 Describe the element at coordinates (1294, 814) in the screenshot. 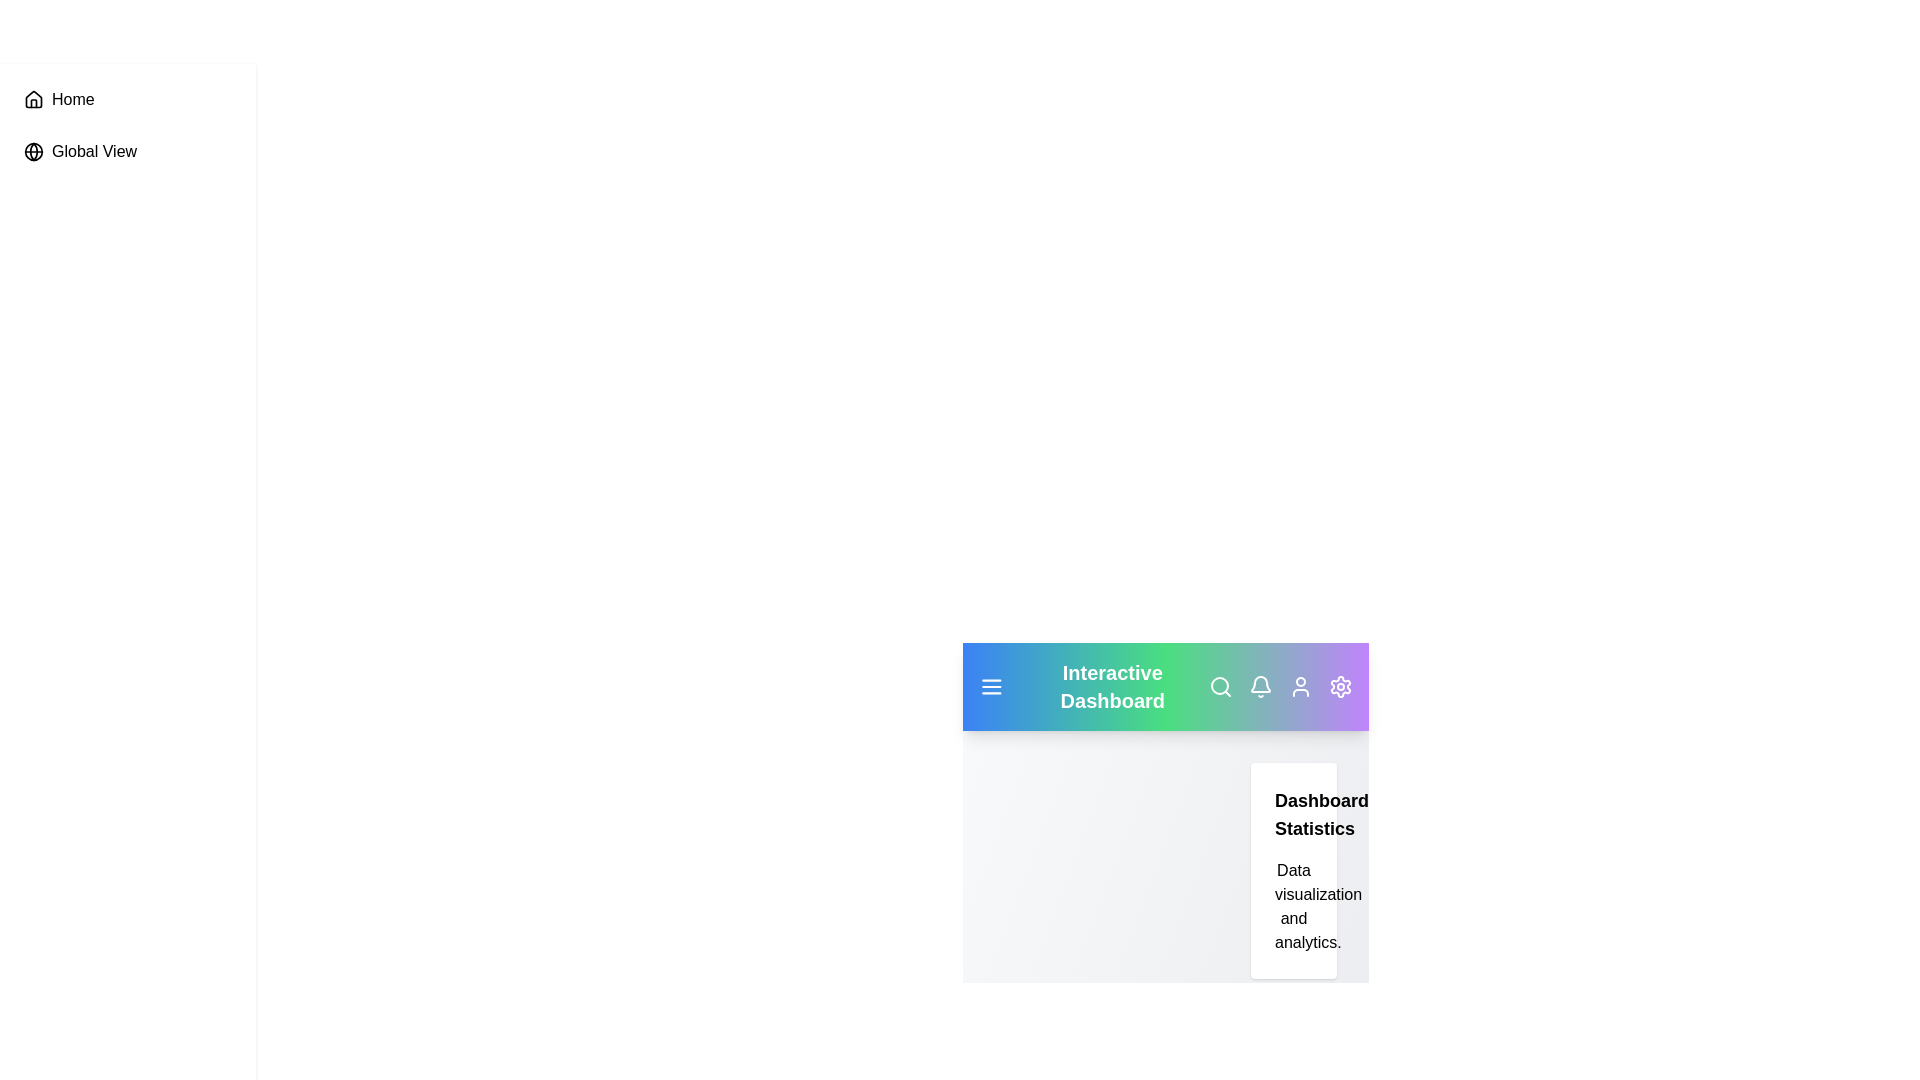

I see `the text 'Dashboard Statistics' to select it` at that location.